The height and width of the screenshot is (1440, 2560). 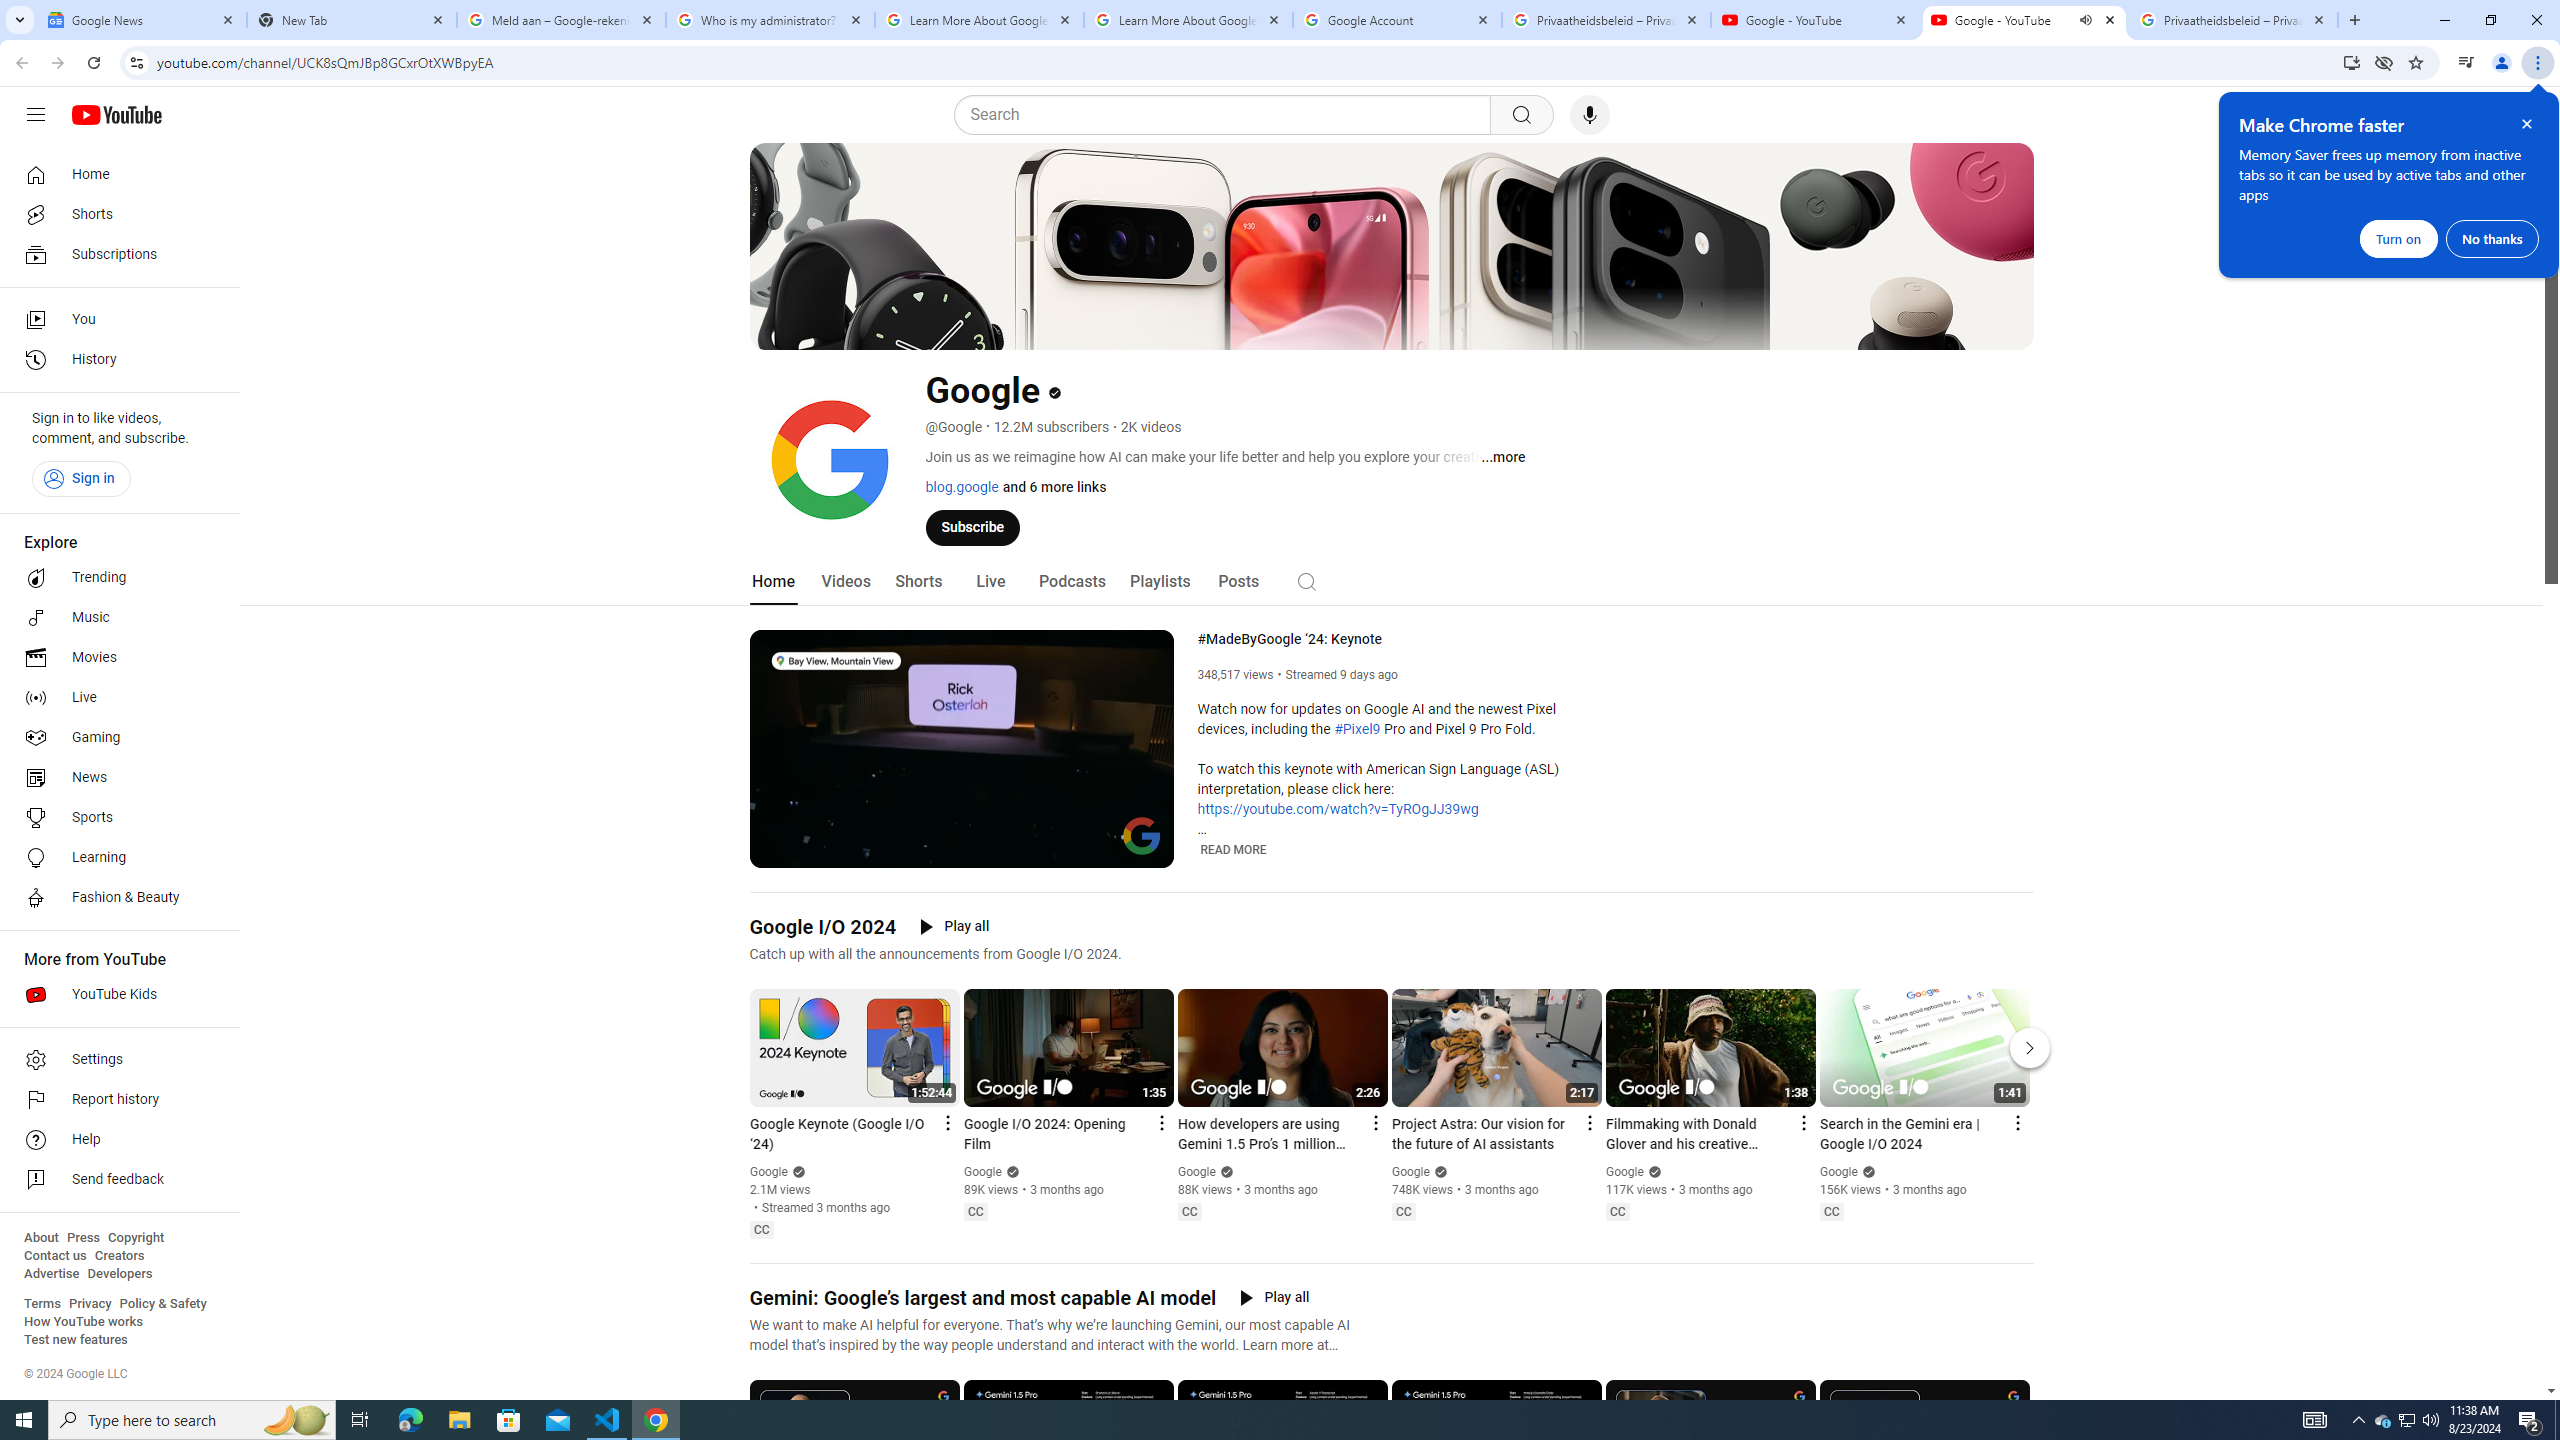 I want to click on 'Fashion & Beauty', so click(x=113, y=897).